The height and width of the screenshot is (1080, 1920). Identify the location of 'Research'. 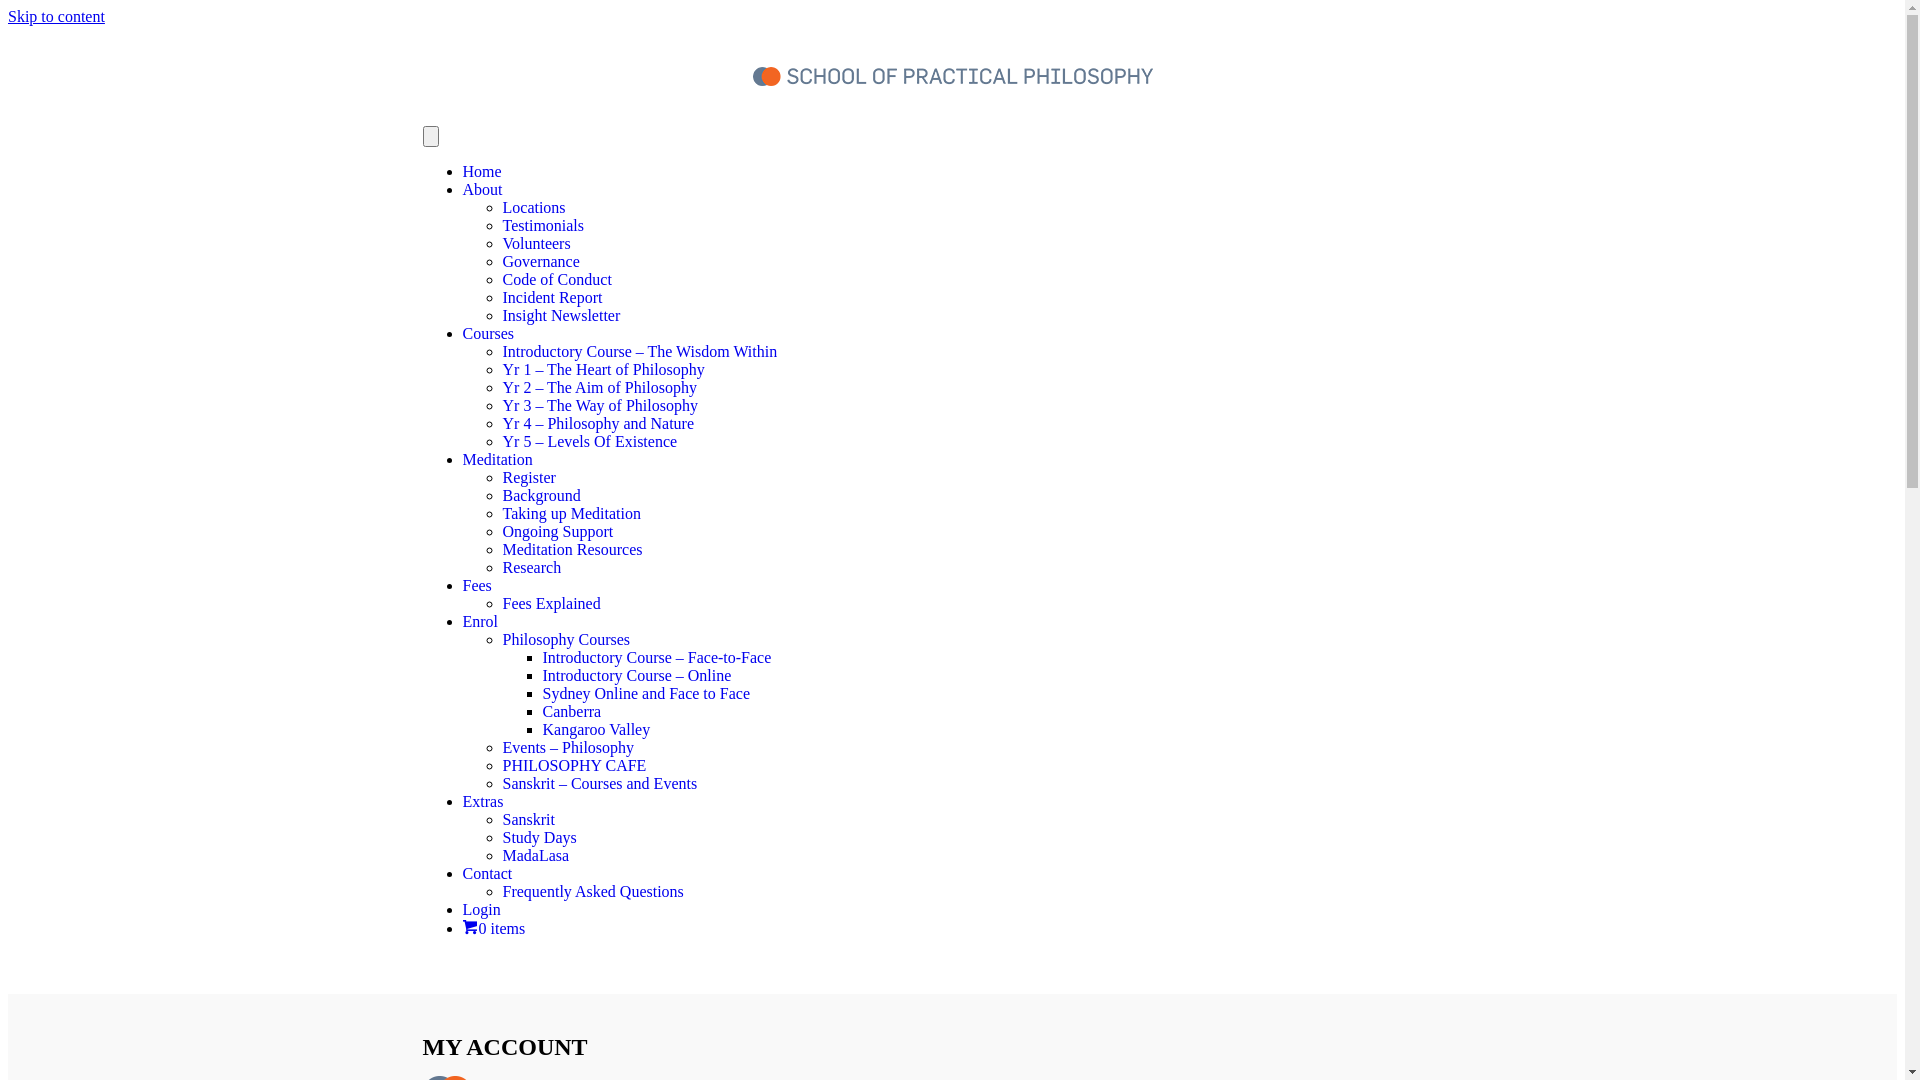
(502, 567).